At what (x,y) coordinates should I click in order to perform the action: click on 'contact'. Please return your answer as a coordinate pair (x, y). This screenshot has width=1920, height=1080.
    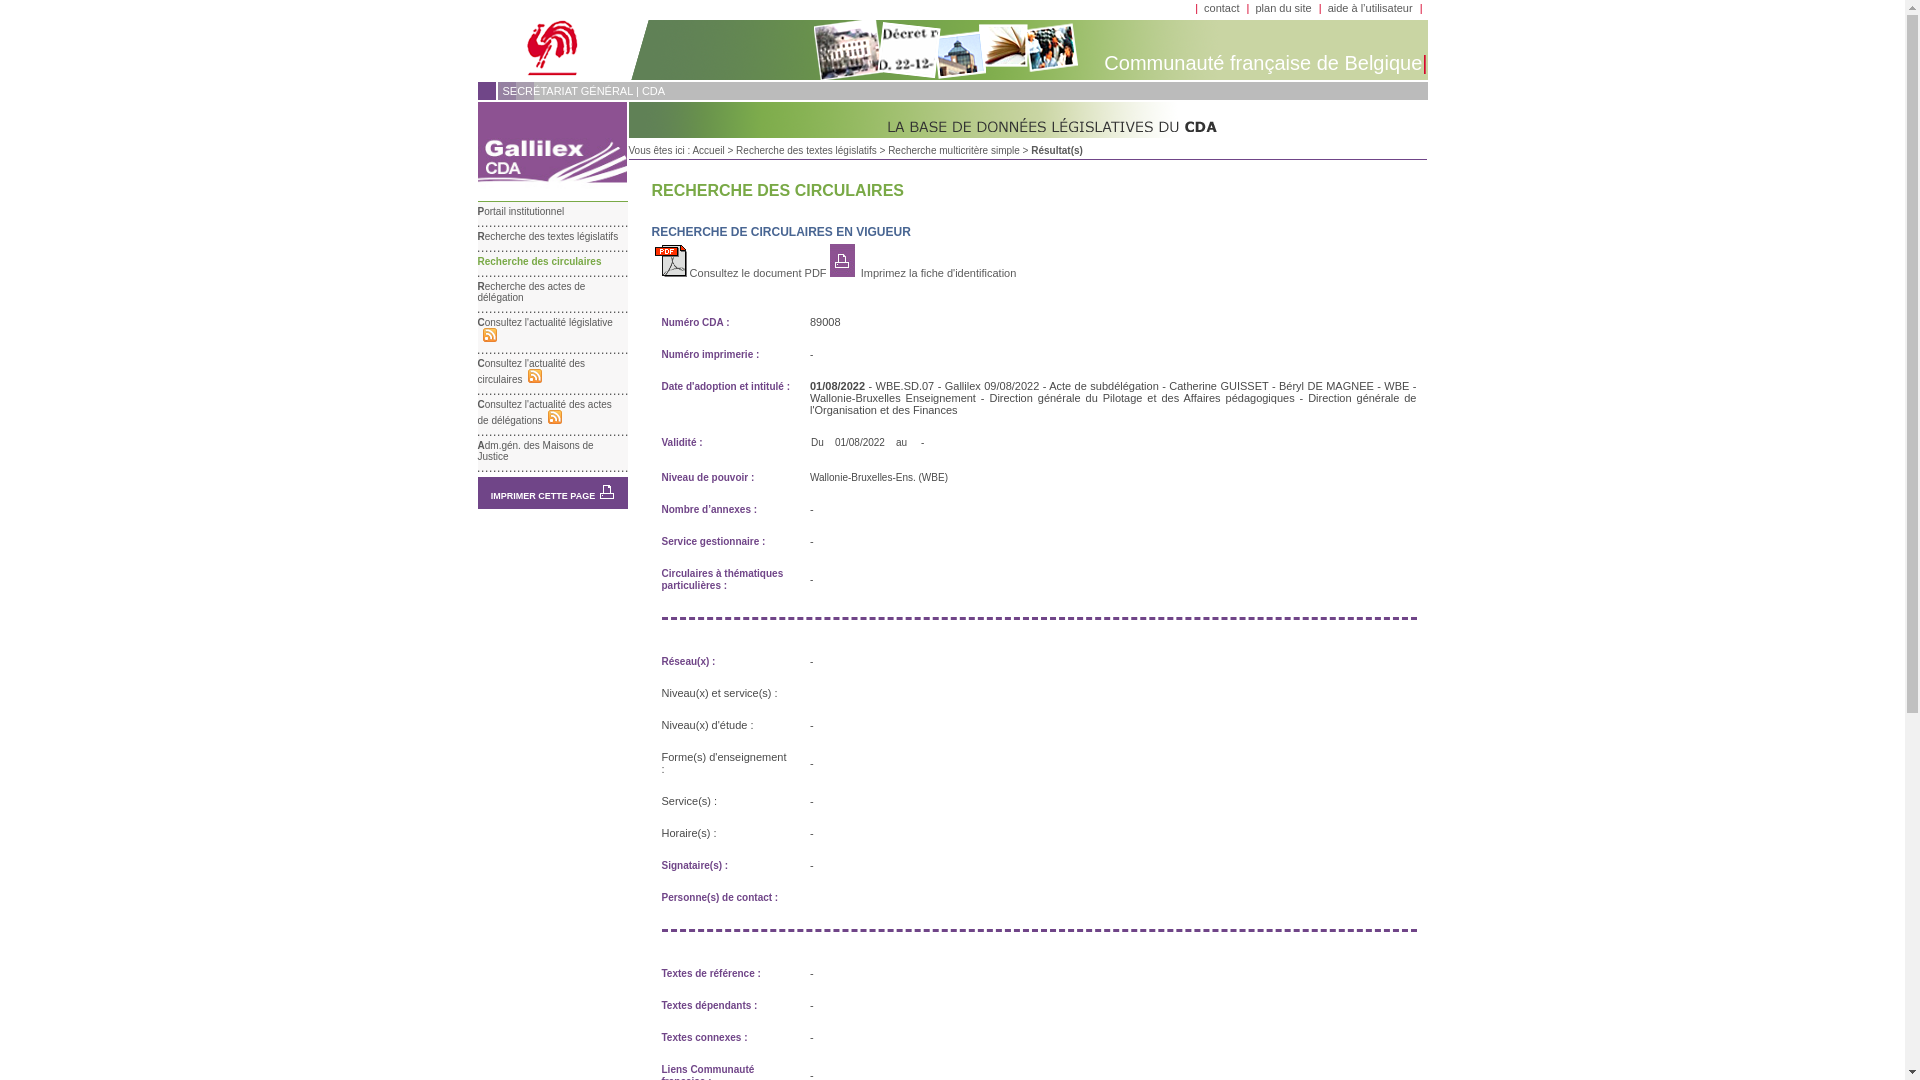
    Looking at the image, I should click on (1220, 7).